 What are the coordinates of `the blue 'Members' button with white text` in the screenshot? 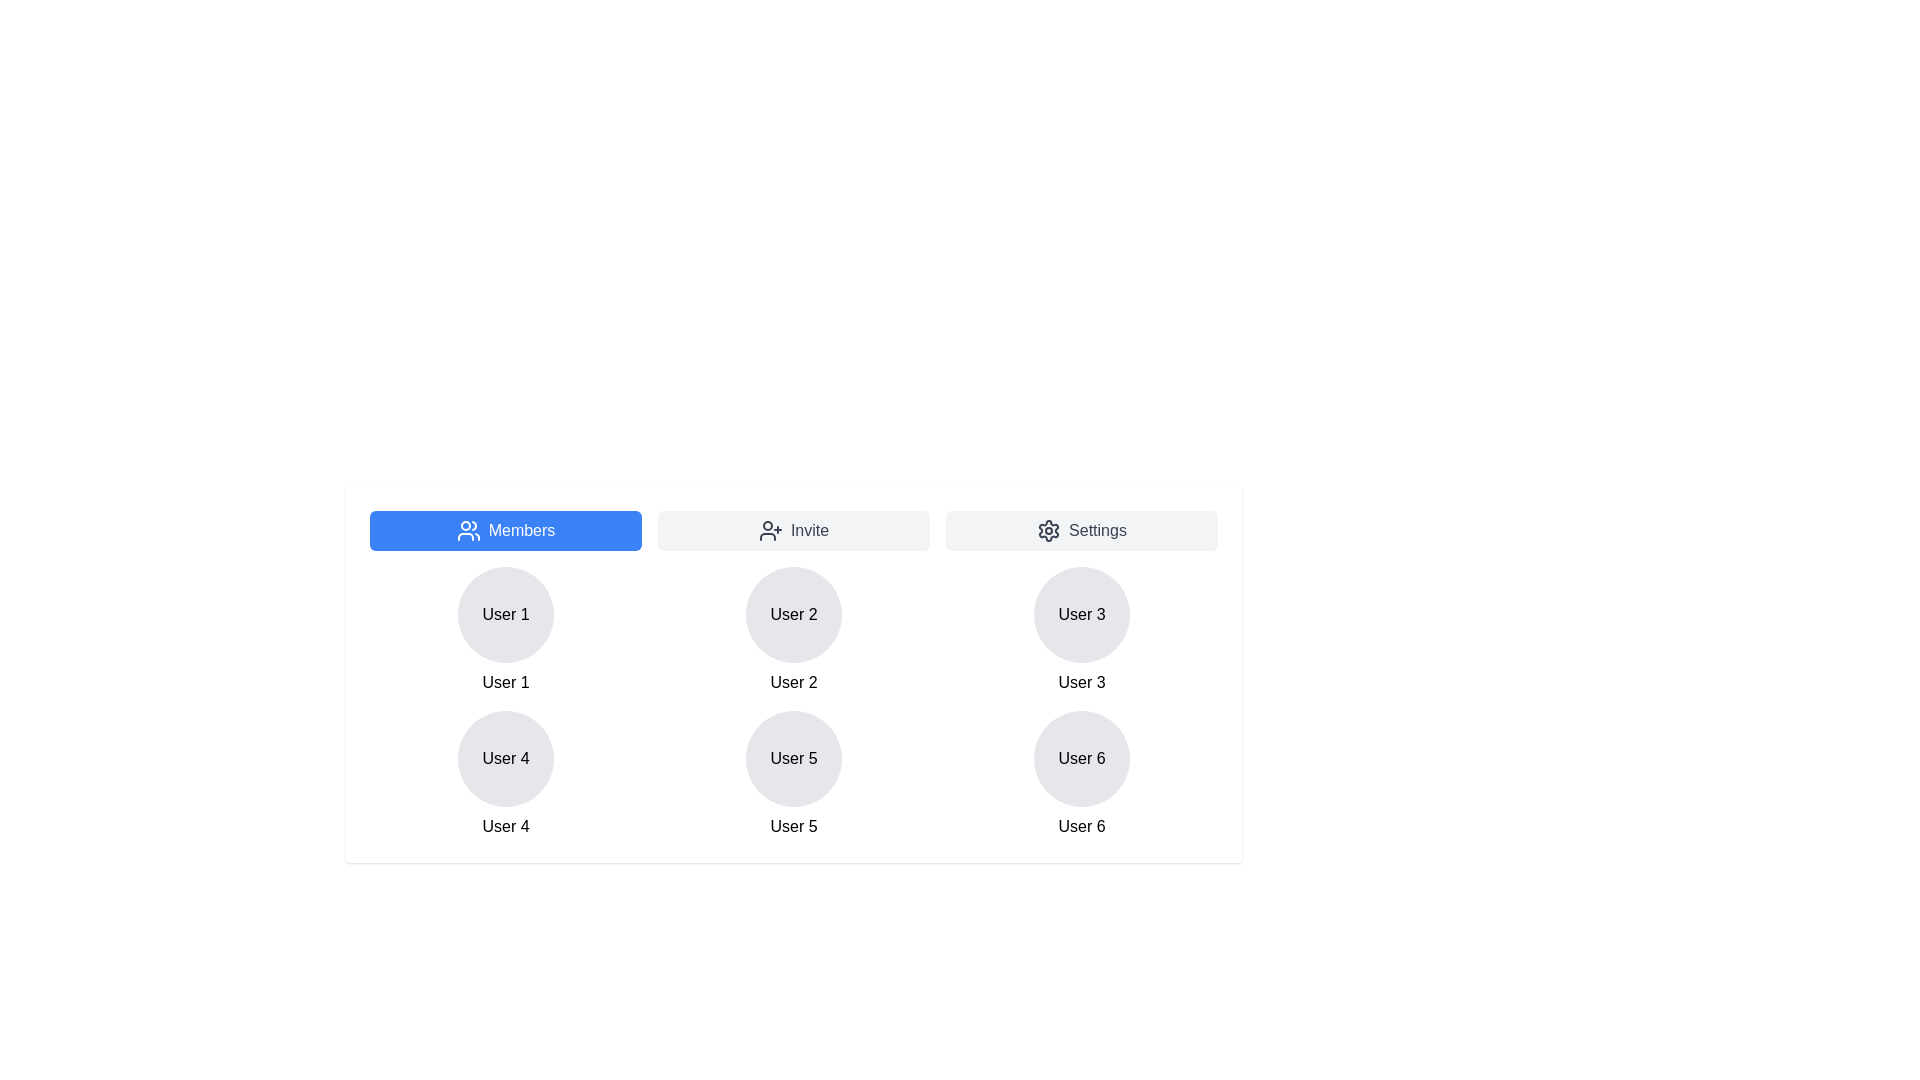 It's located at (505, 530).